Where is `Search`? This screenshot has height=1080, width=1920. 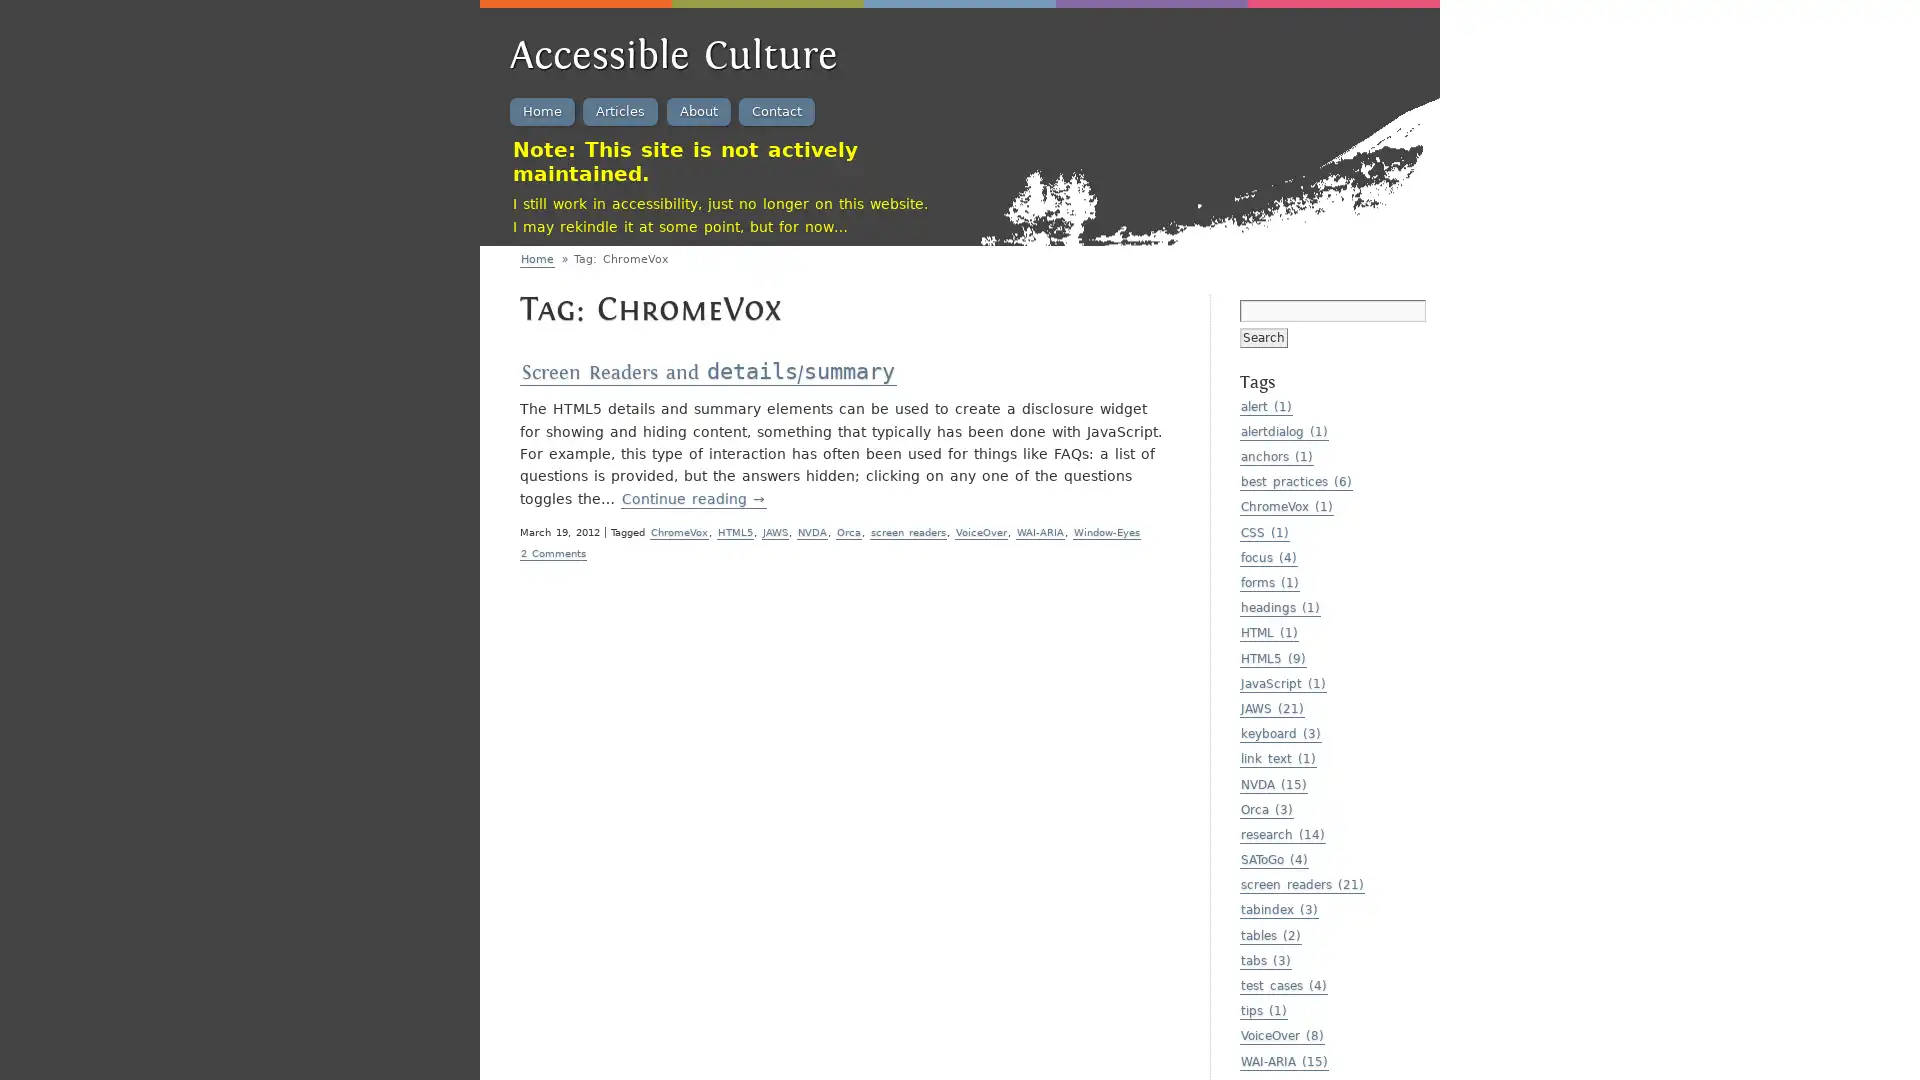 Search is located at coordinates (1262, 337).